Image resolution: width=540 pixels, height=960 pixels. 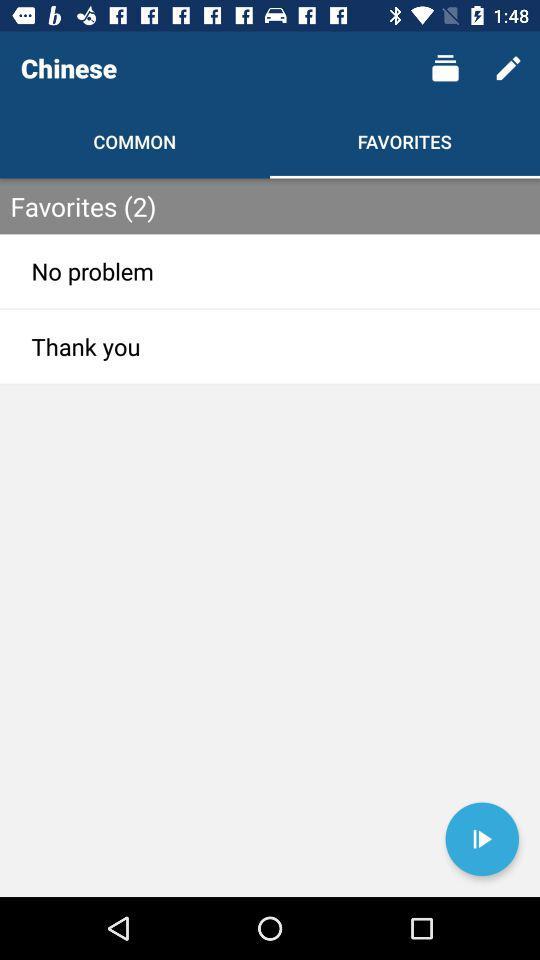 I want to click on voice clips, so click(x=481, y=839).